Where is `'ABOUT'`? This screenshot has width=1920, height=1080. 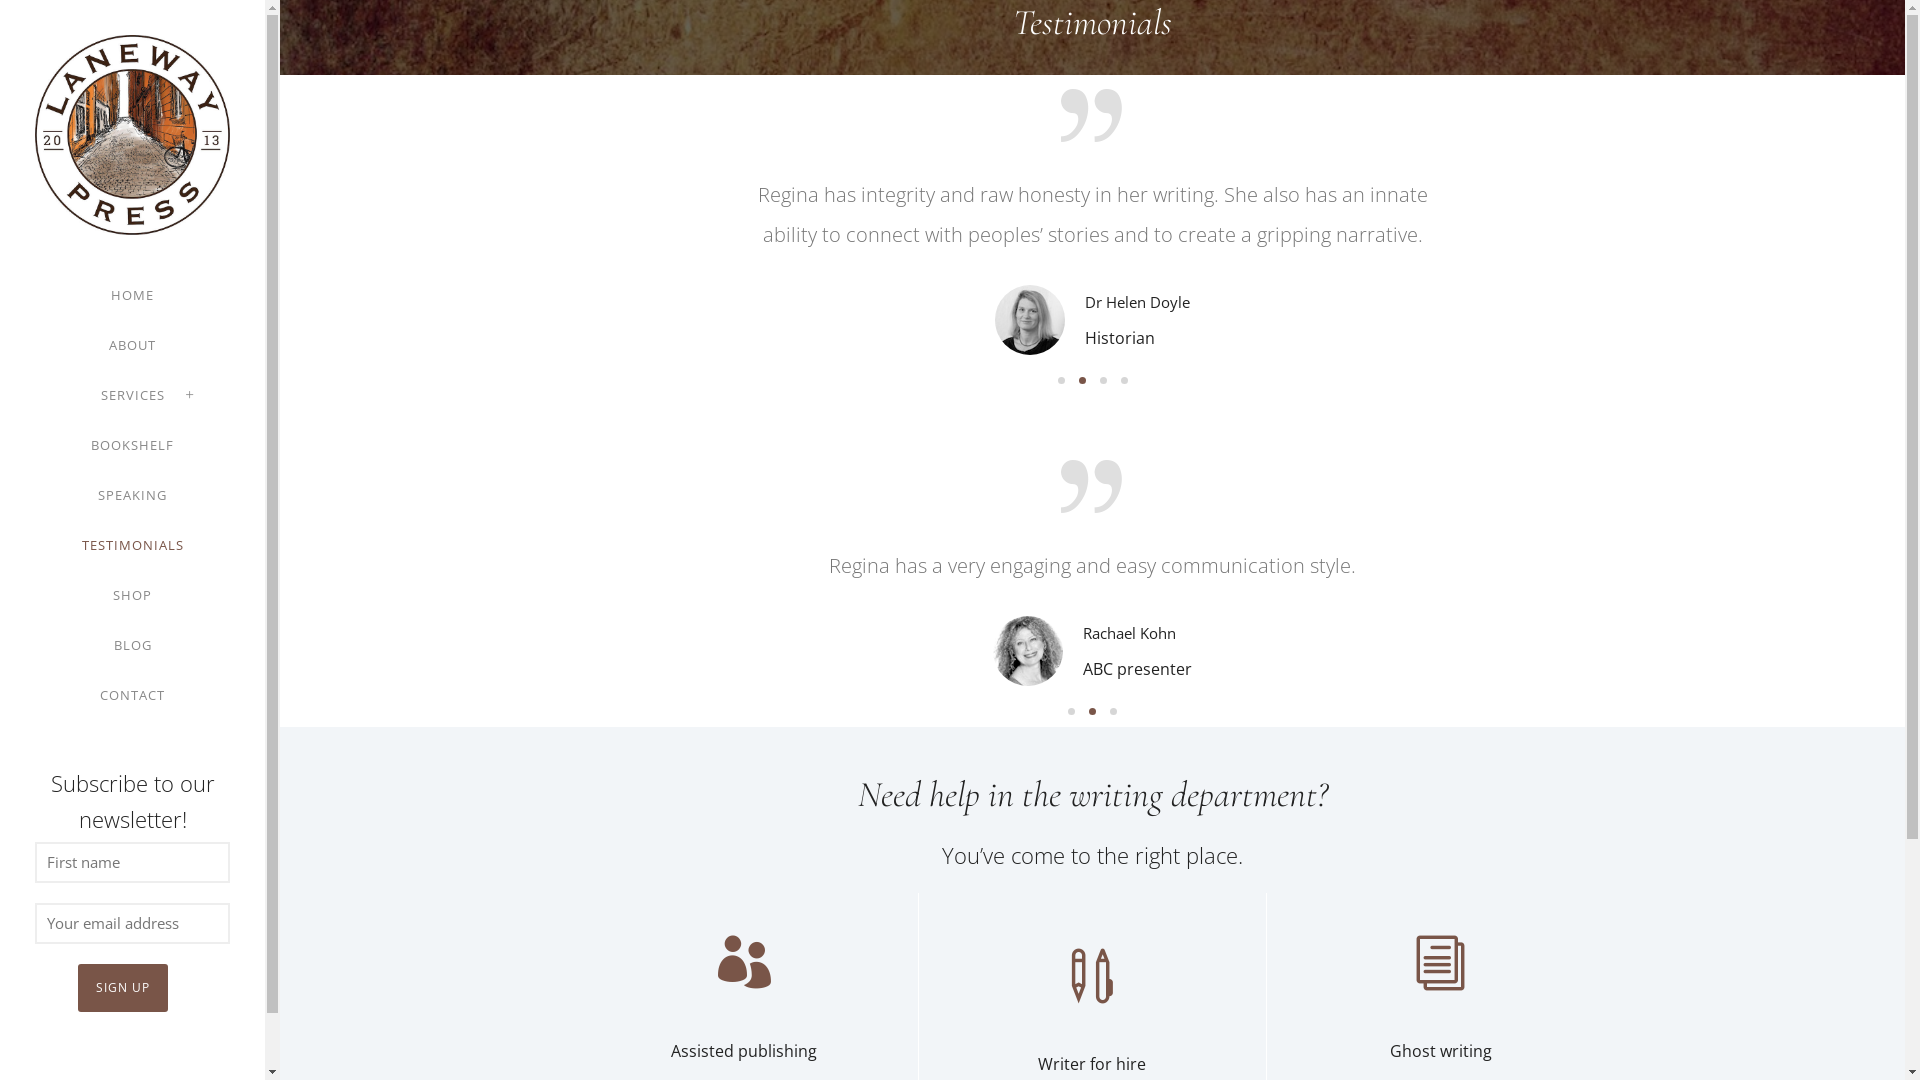
'ABOUT' is located at coordinates (131, 343).